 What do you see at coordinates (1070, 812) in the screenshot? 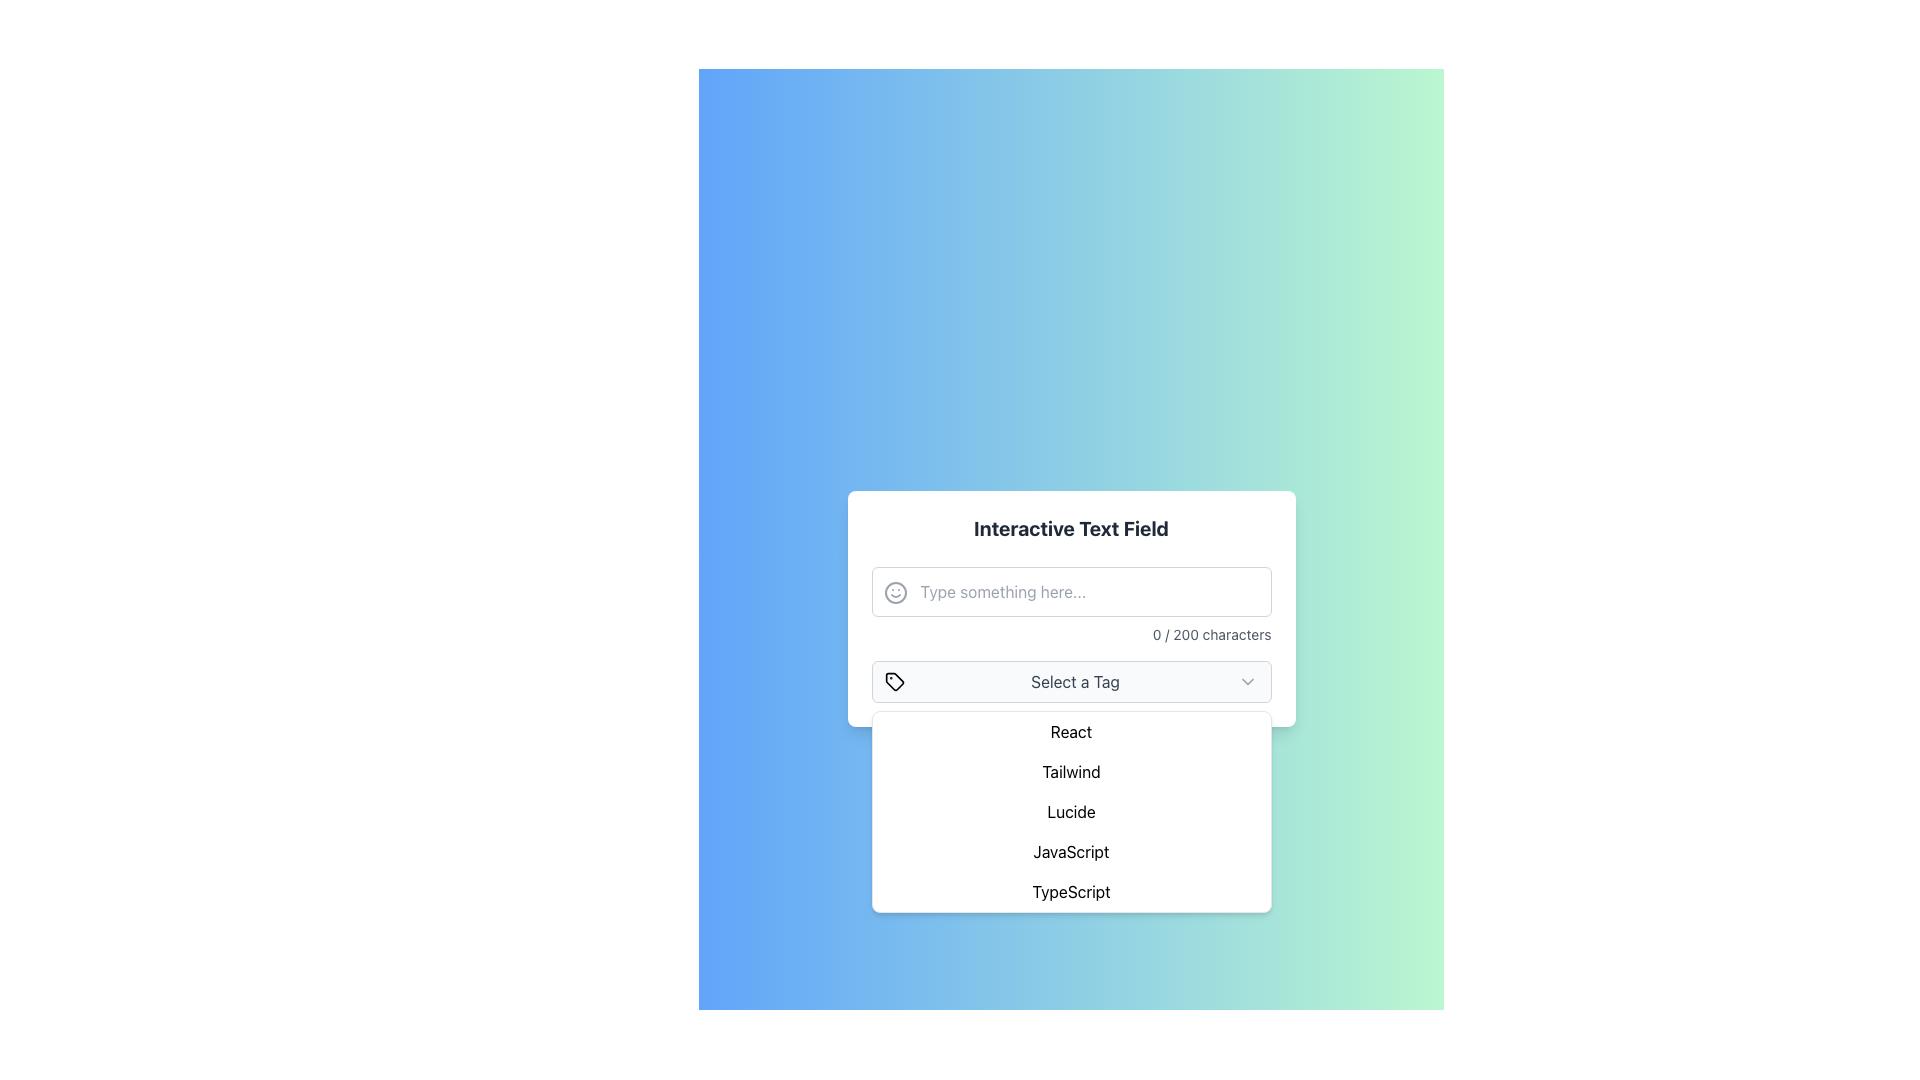
I see `the Dropdown Menu located below the 'Select a Tag' button` at bounding box center [1070, 812].